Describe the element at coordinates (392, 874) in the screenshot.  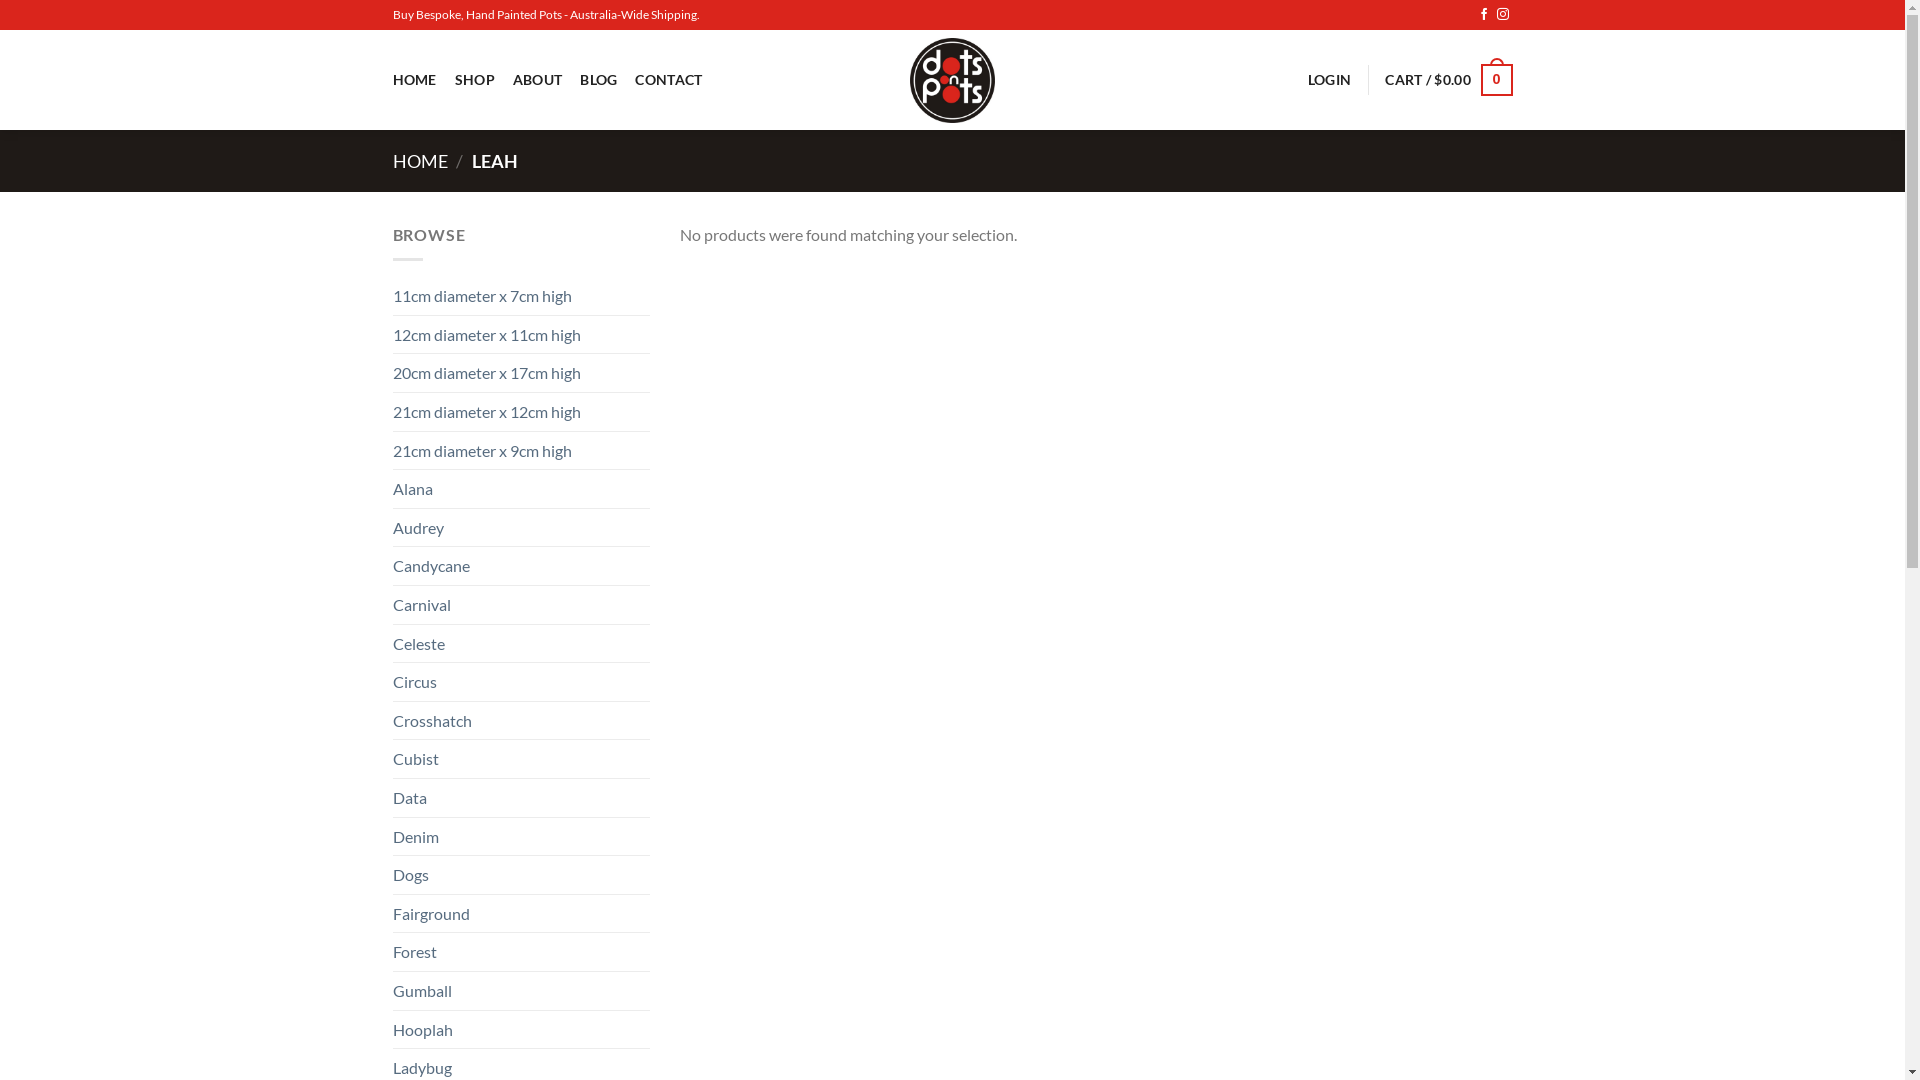
I see `'Dogs'` at that location.